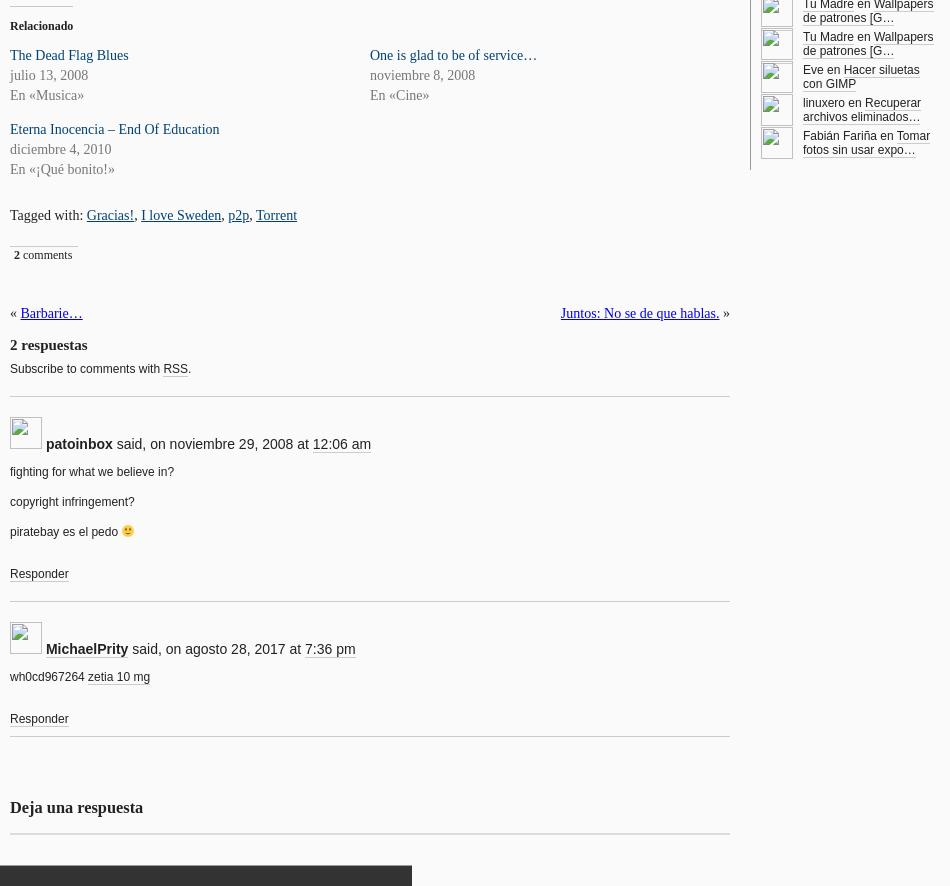  What do you see at coordinates (72, 500) in the screenshot?
I see `'copyright infringement?'` at bounding box center [72, 500].